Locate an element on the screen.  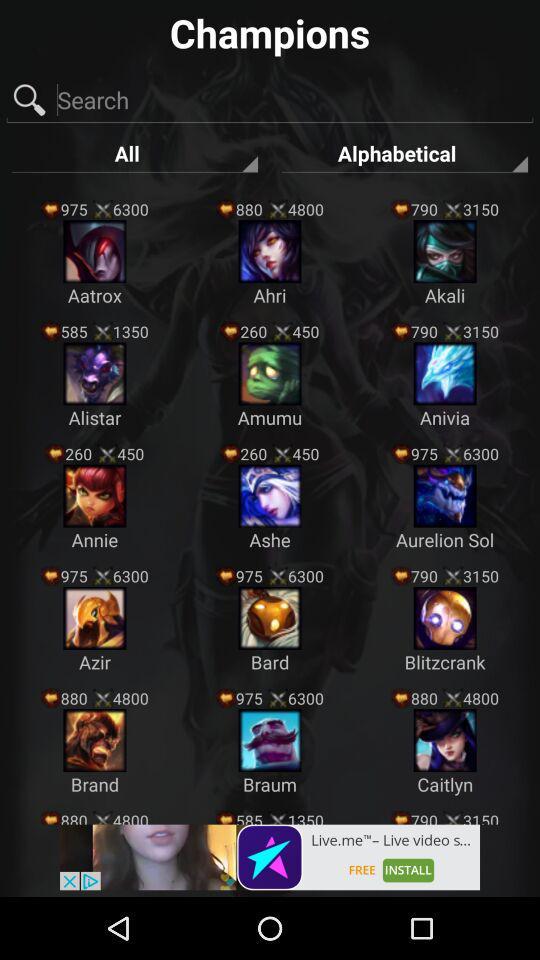
search is located at coordinates (270, 101).